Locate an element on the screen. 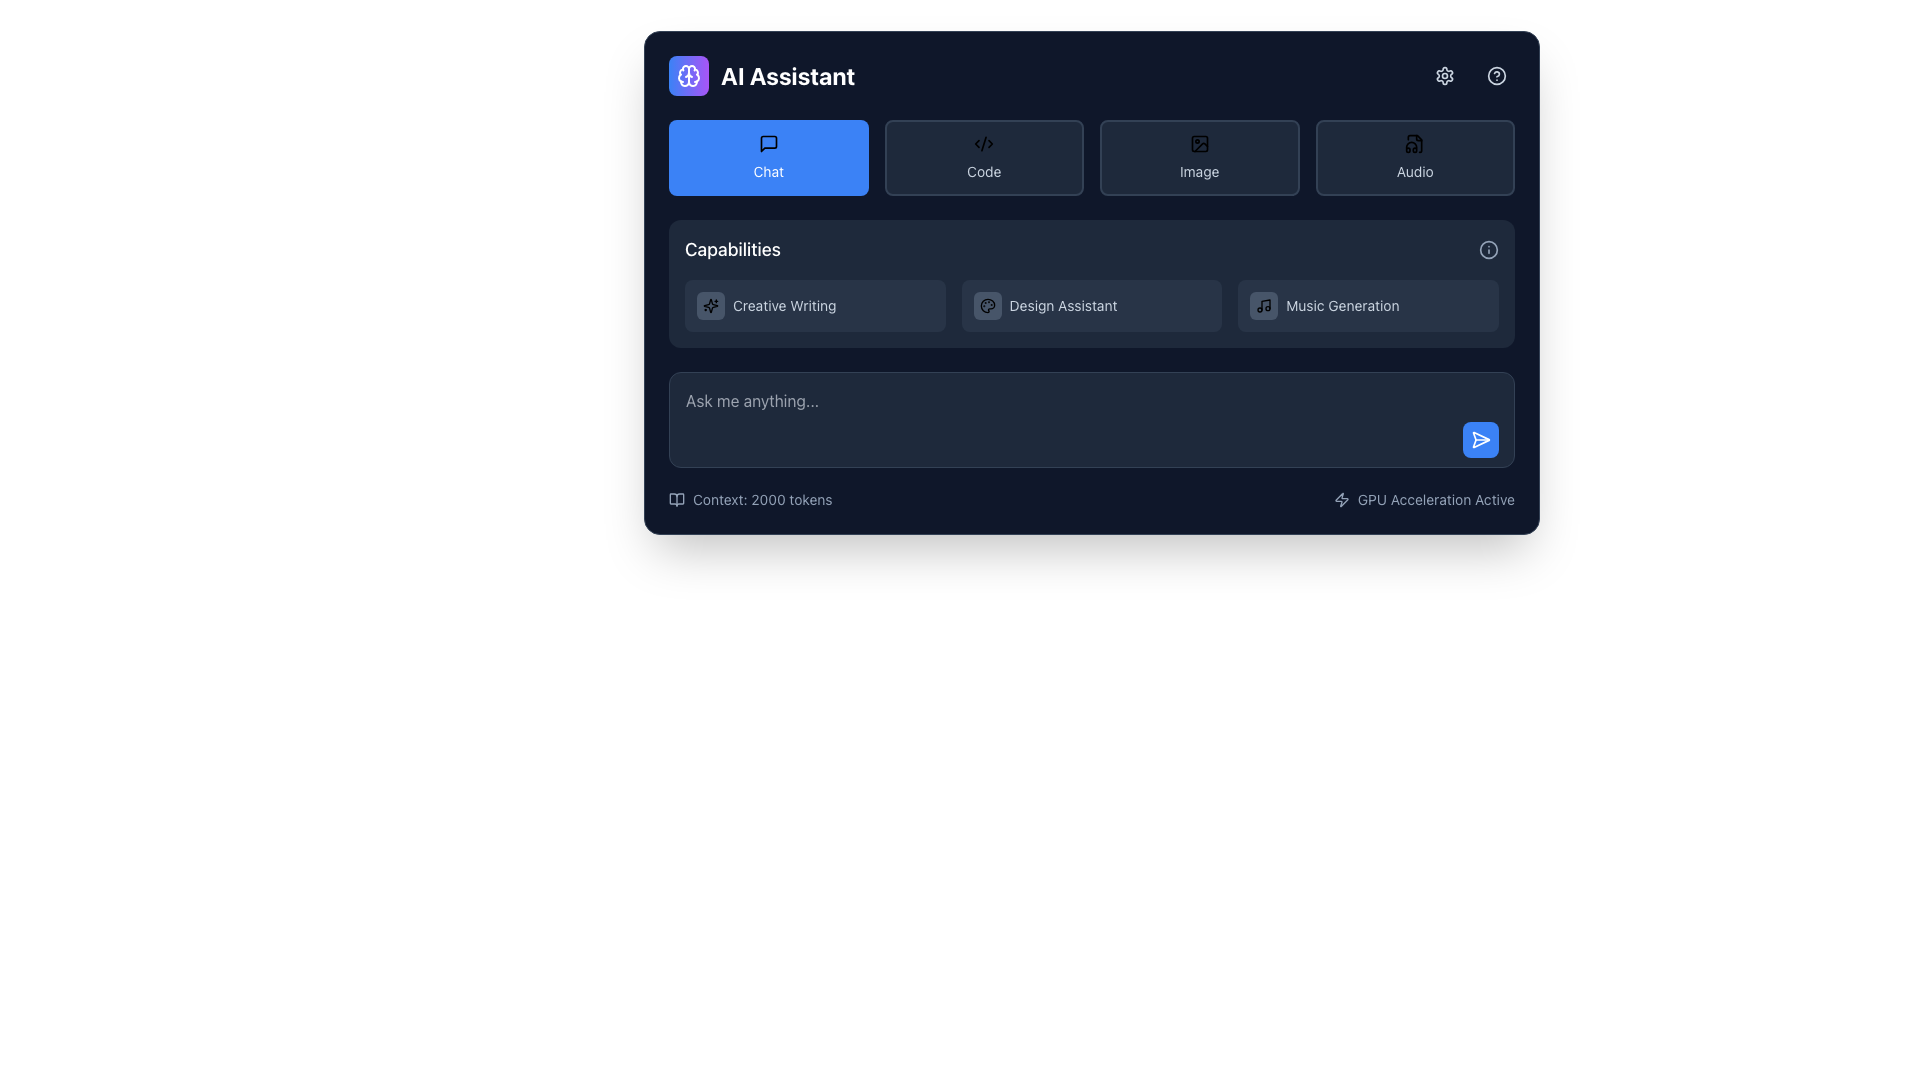  the displayed information of the open book icon located in the lower-left part of the interface, adjacent to the text label 'Context: 2000 tokens' is located at coordinates (676, 499).